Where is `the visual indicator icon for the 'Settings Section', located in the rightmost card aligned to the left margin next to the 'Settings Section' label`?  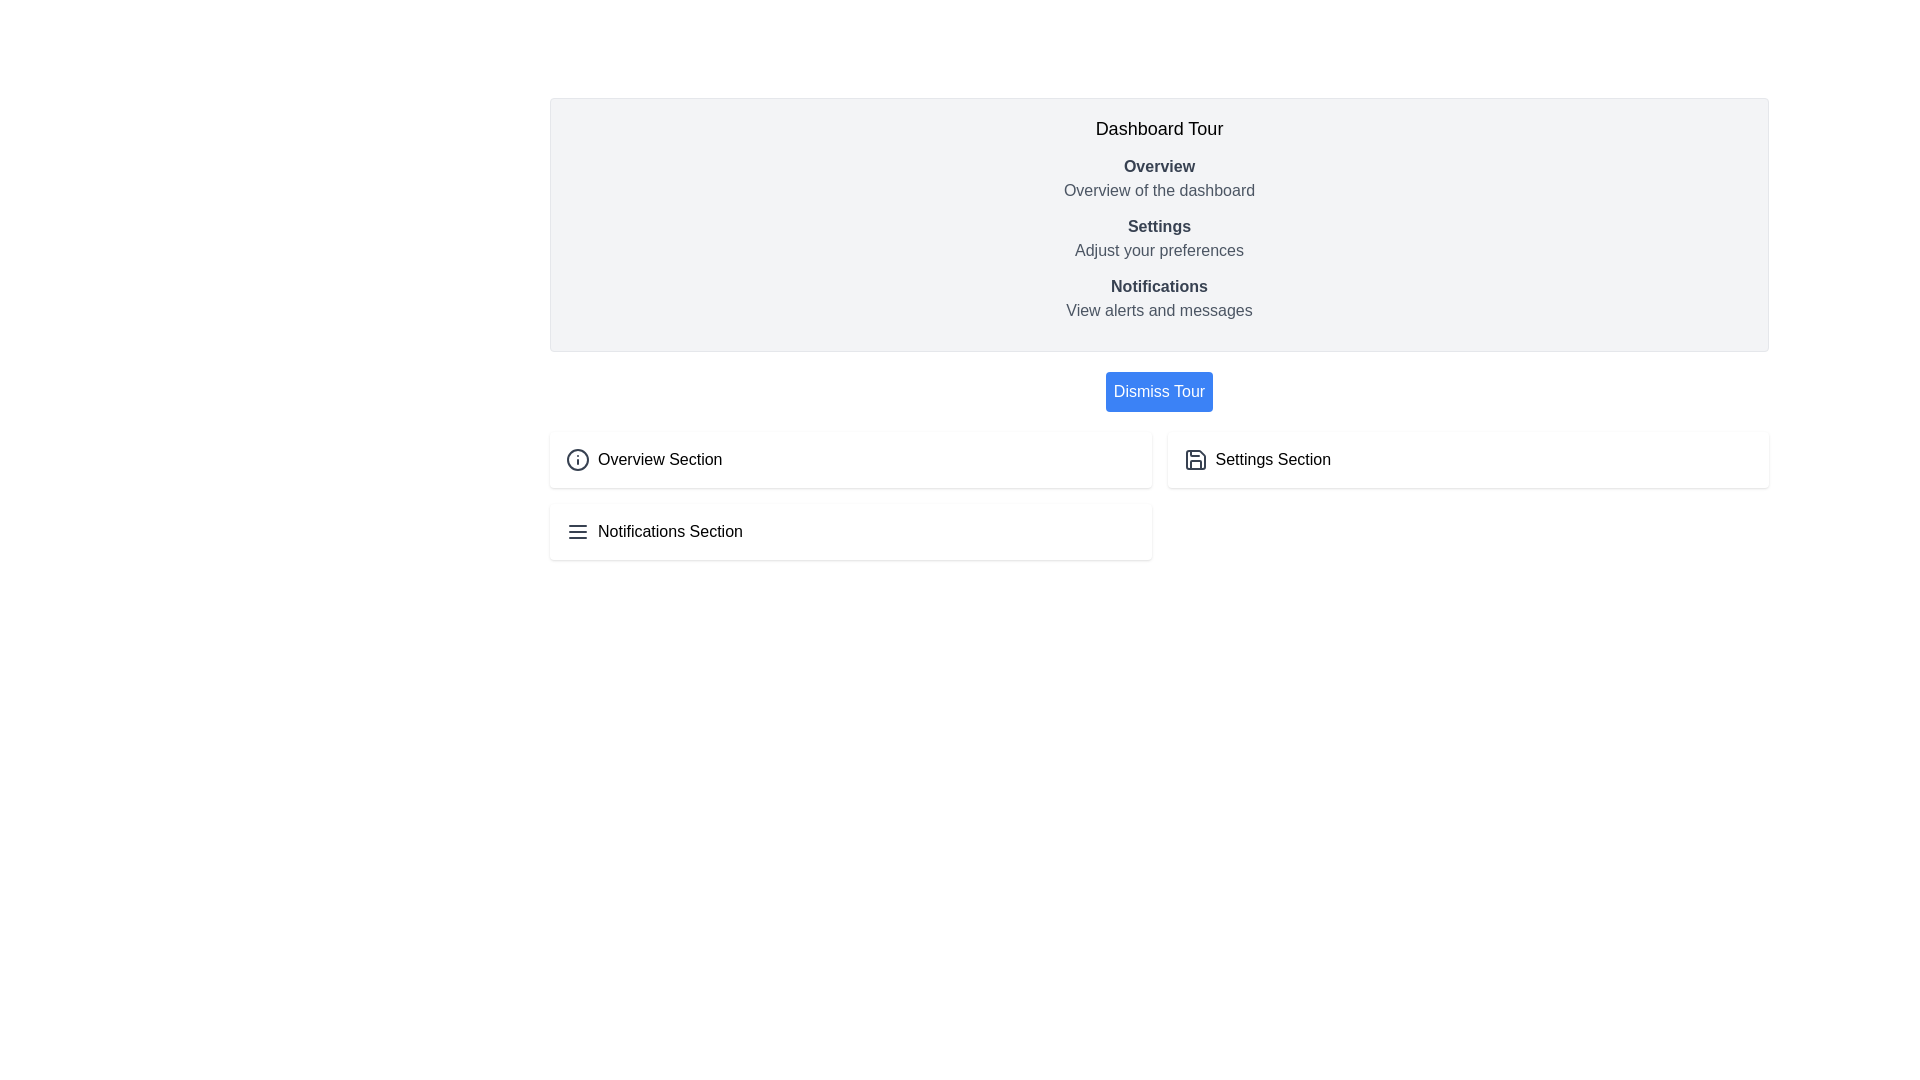 the visual indicator icon for the 'Settings Section', located in the rightmost card aligned to the left margin next to the 'Settings Section' label is located at coordinates (1195, 459).